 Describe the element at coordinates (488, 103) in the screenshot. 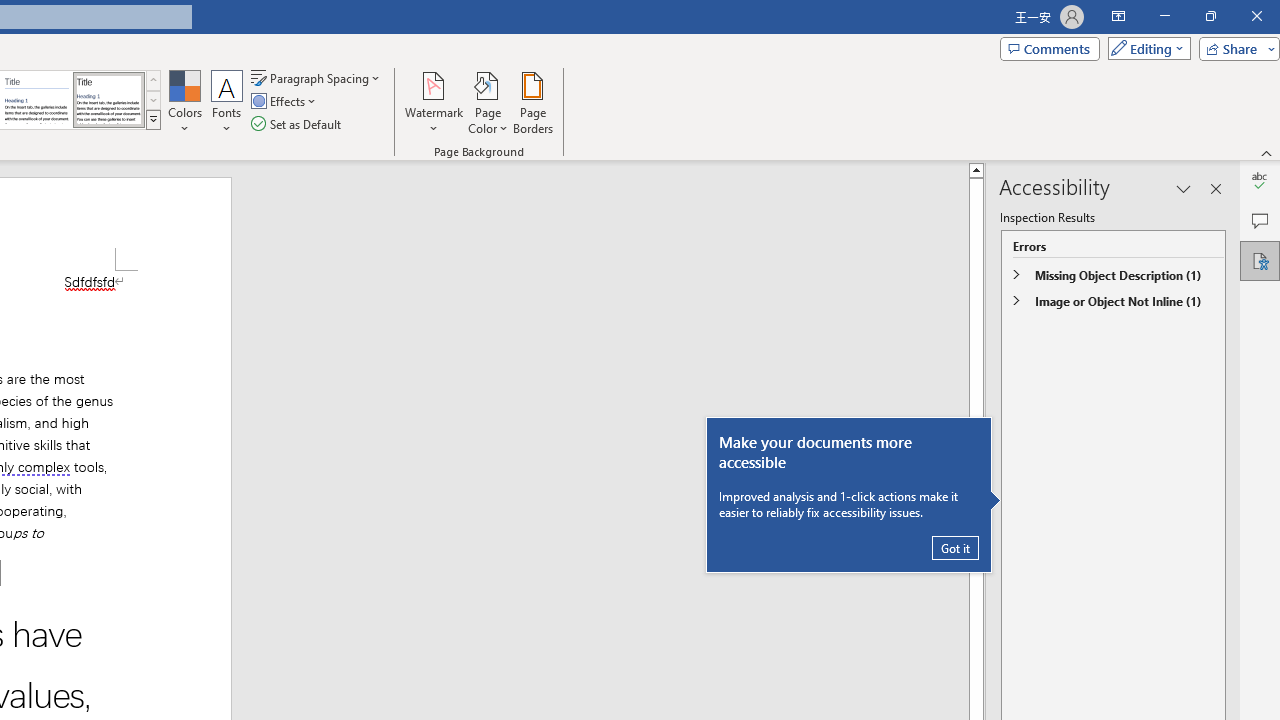

I see `'Page Color'` at that location.